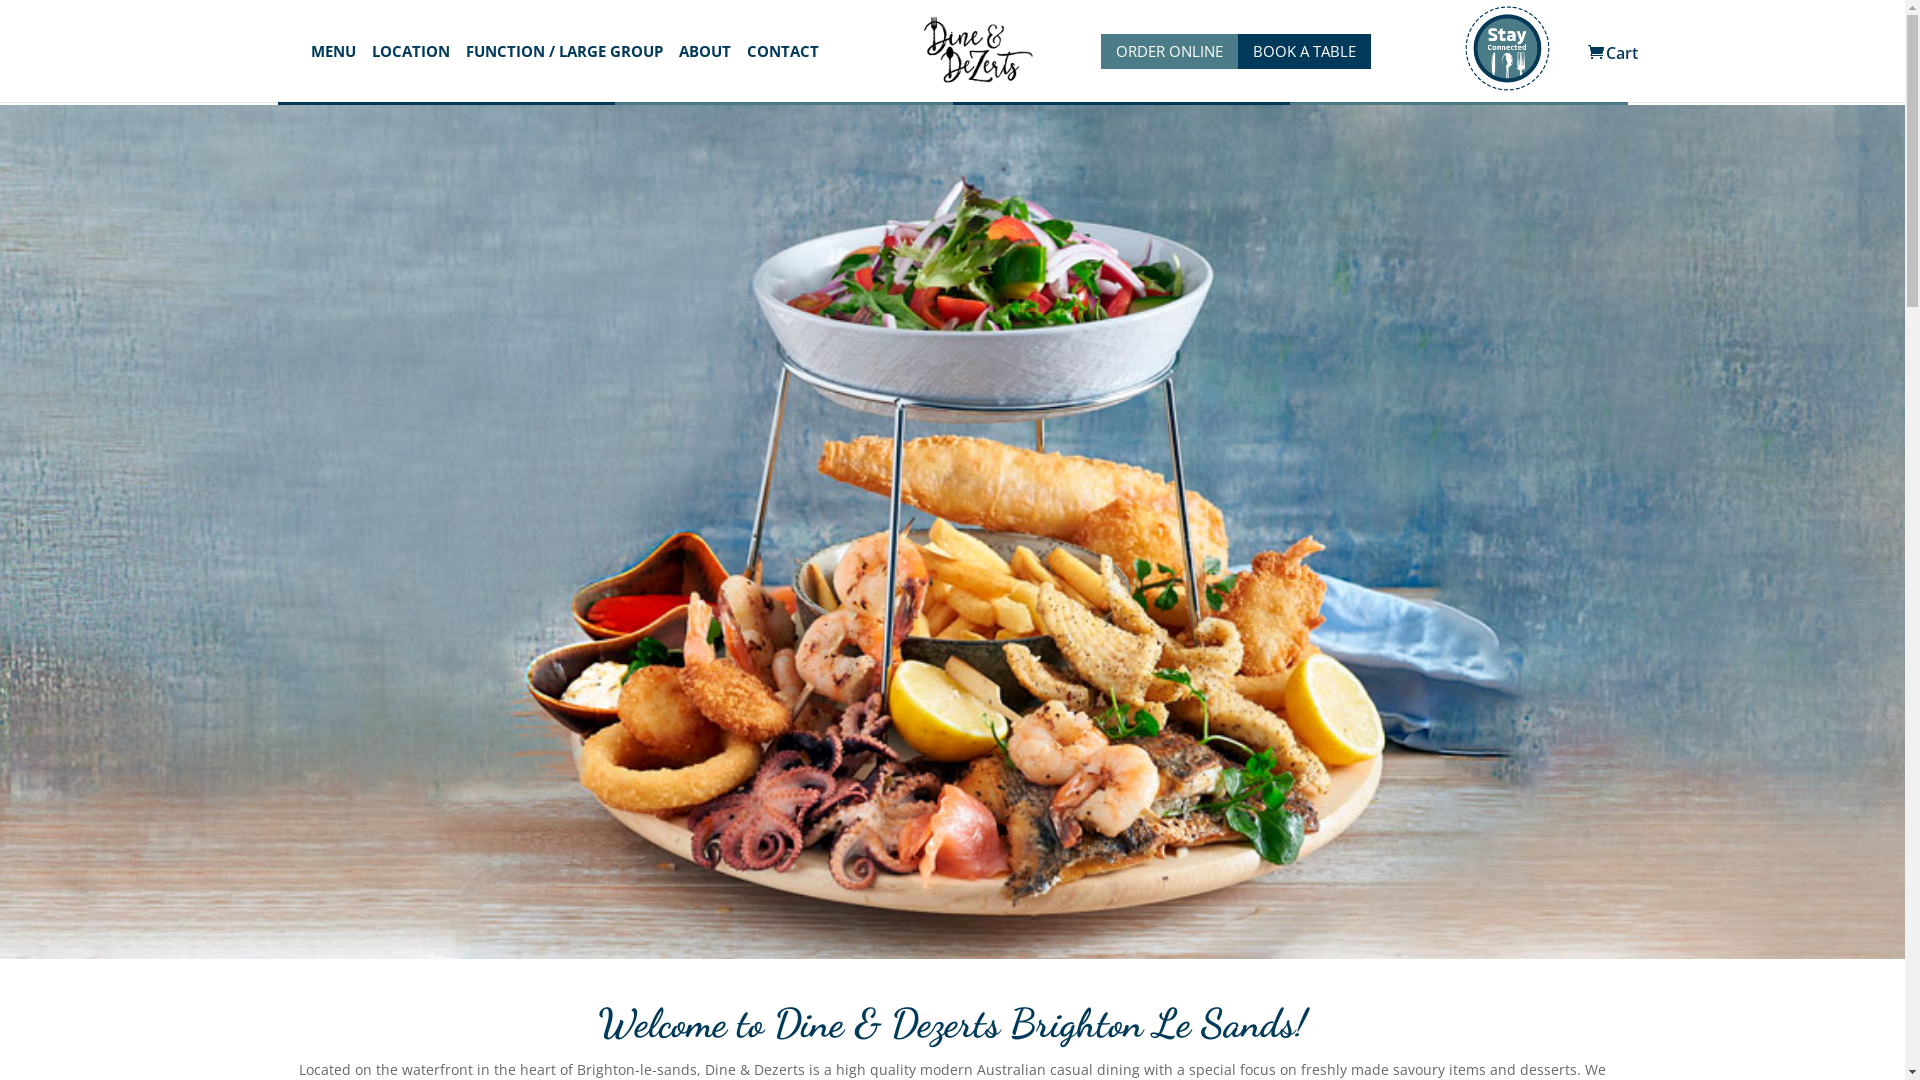 The width and height of the screenshot is (1920, 1080). I want to click on 'Menu', so click(782, 82).